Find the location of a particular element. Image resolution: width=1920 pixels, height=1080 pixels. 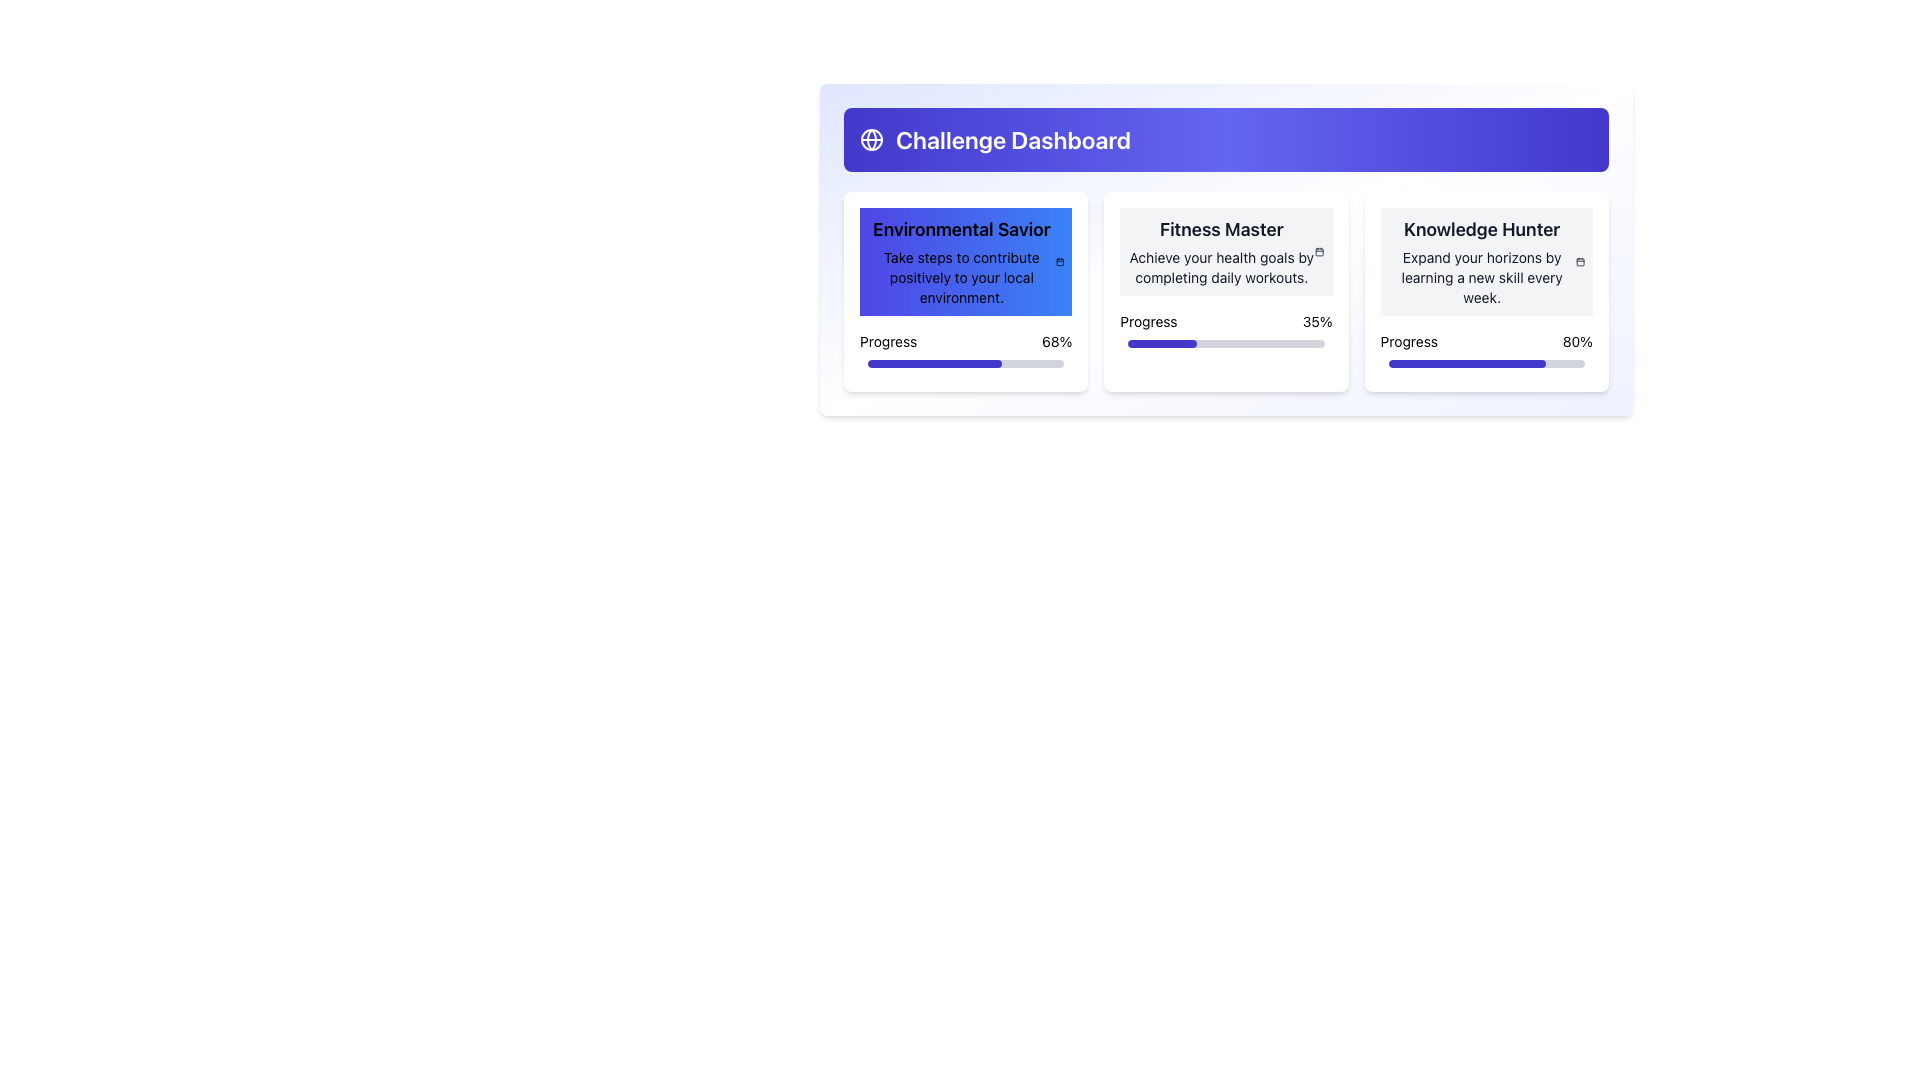

text contents of the title and subtitle labels in the 'Fitness Master' challenge card, located centrally in the top area of the card is located at coordinates (1220, 250).